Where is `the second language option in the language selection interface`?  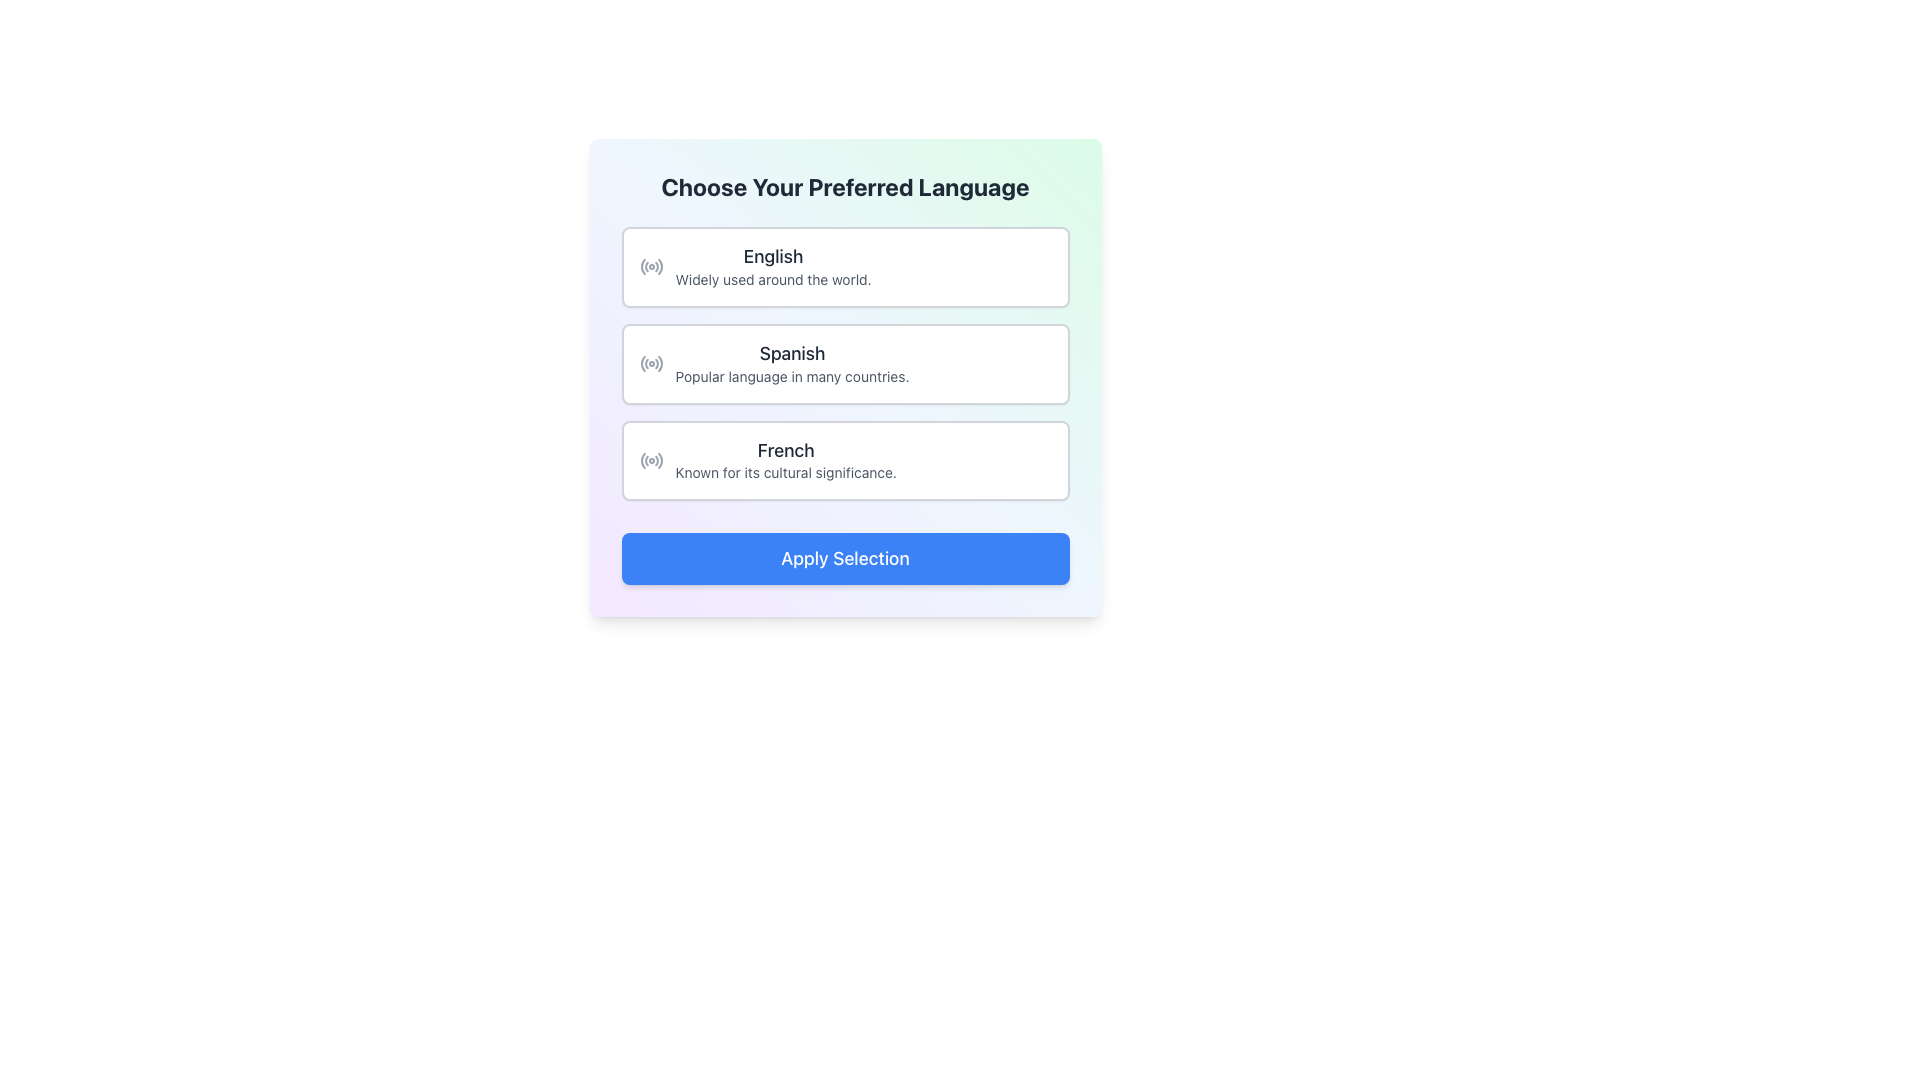 the second language option in the language selection interface is located at coordinates (773, 364).